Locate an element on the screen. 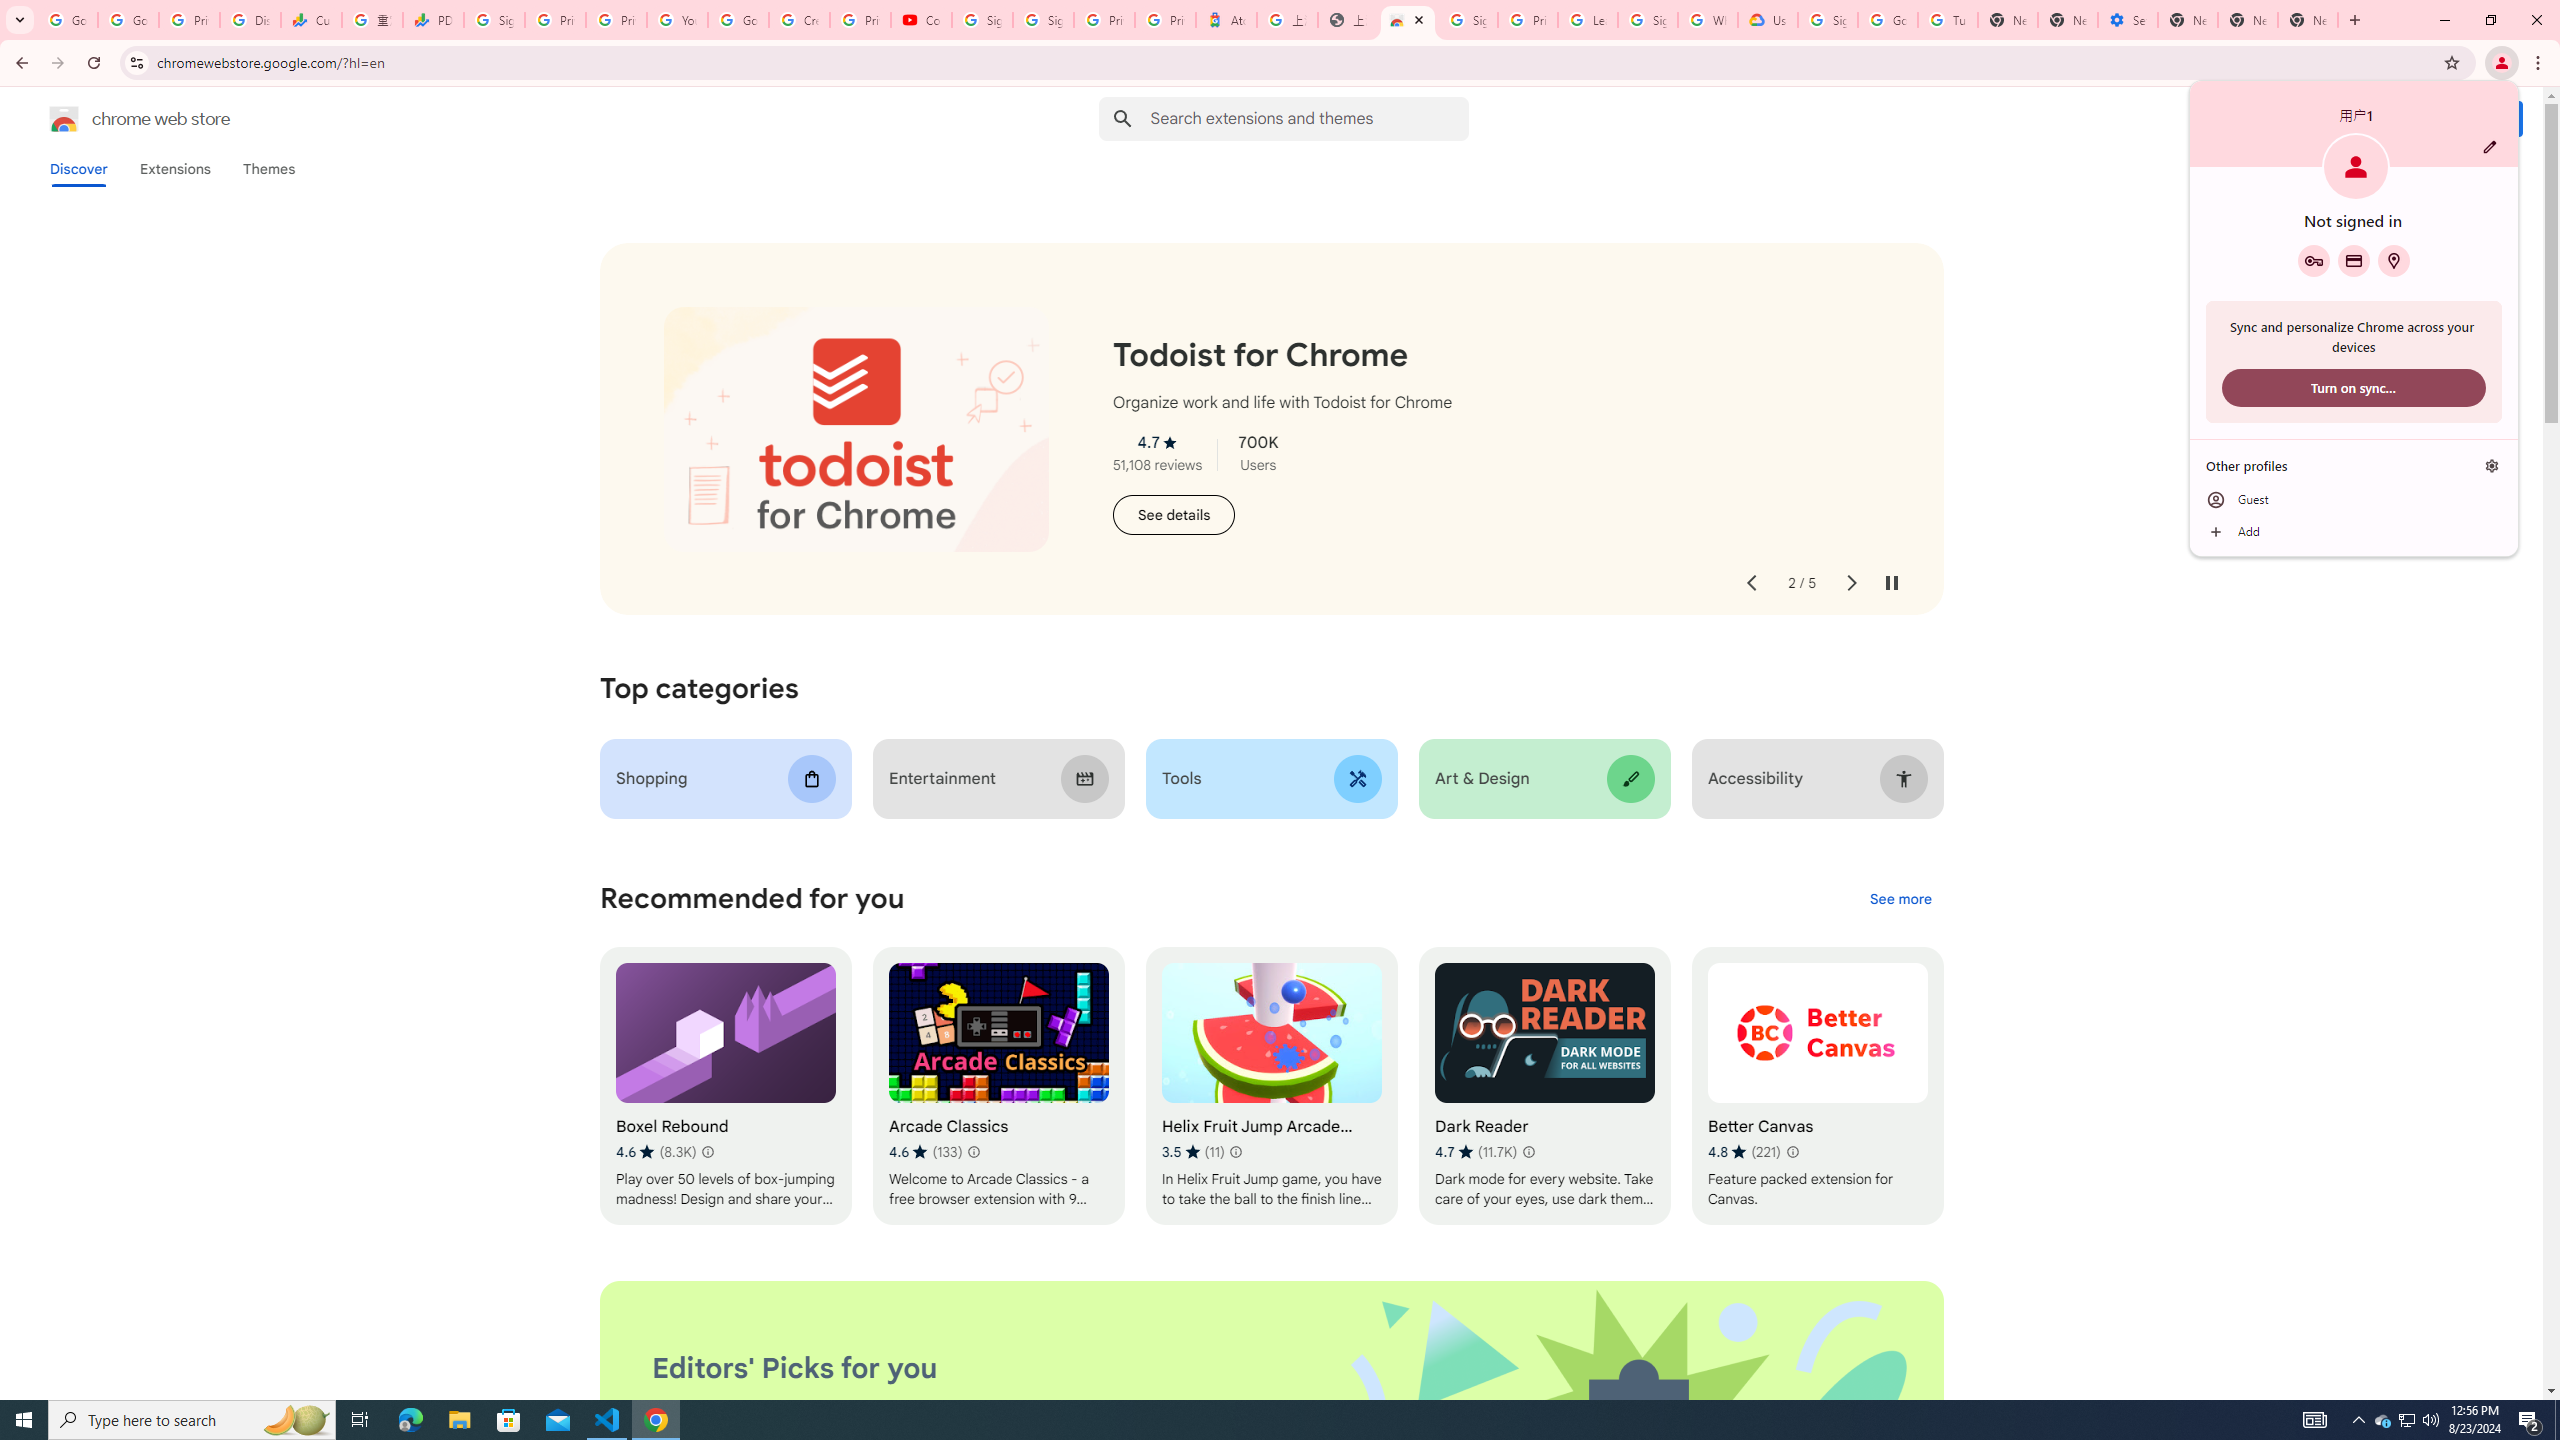 The image size is (2560, 1440). 'File Explorer' is located at coordinates (458, 1418).